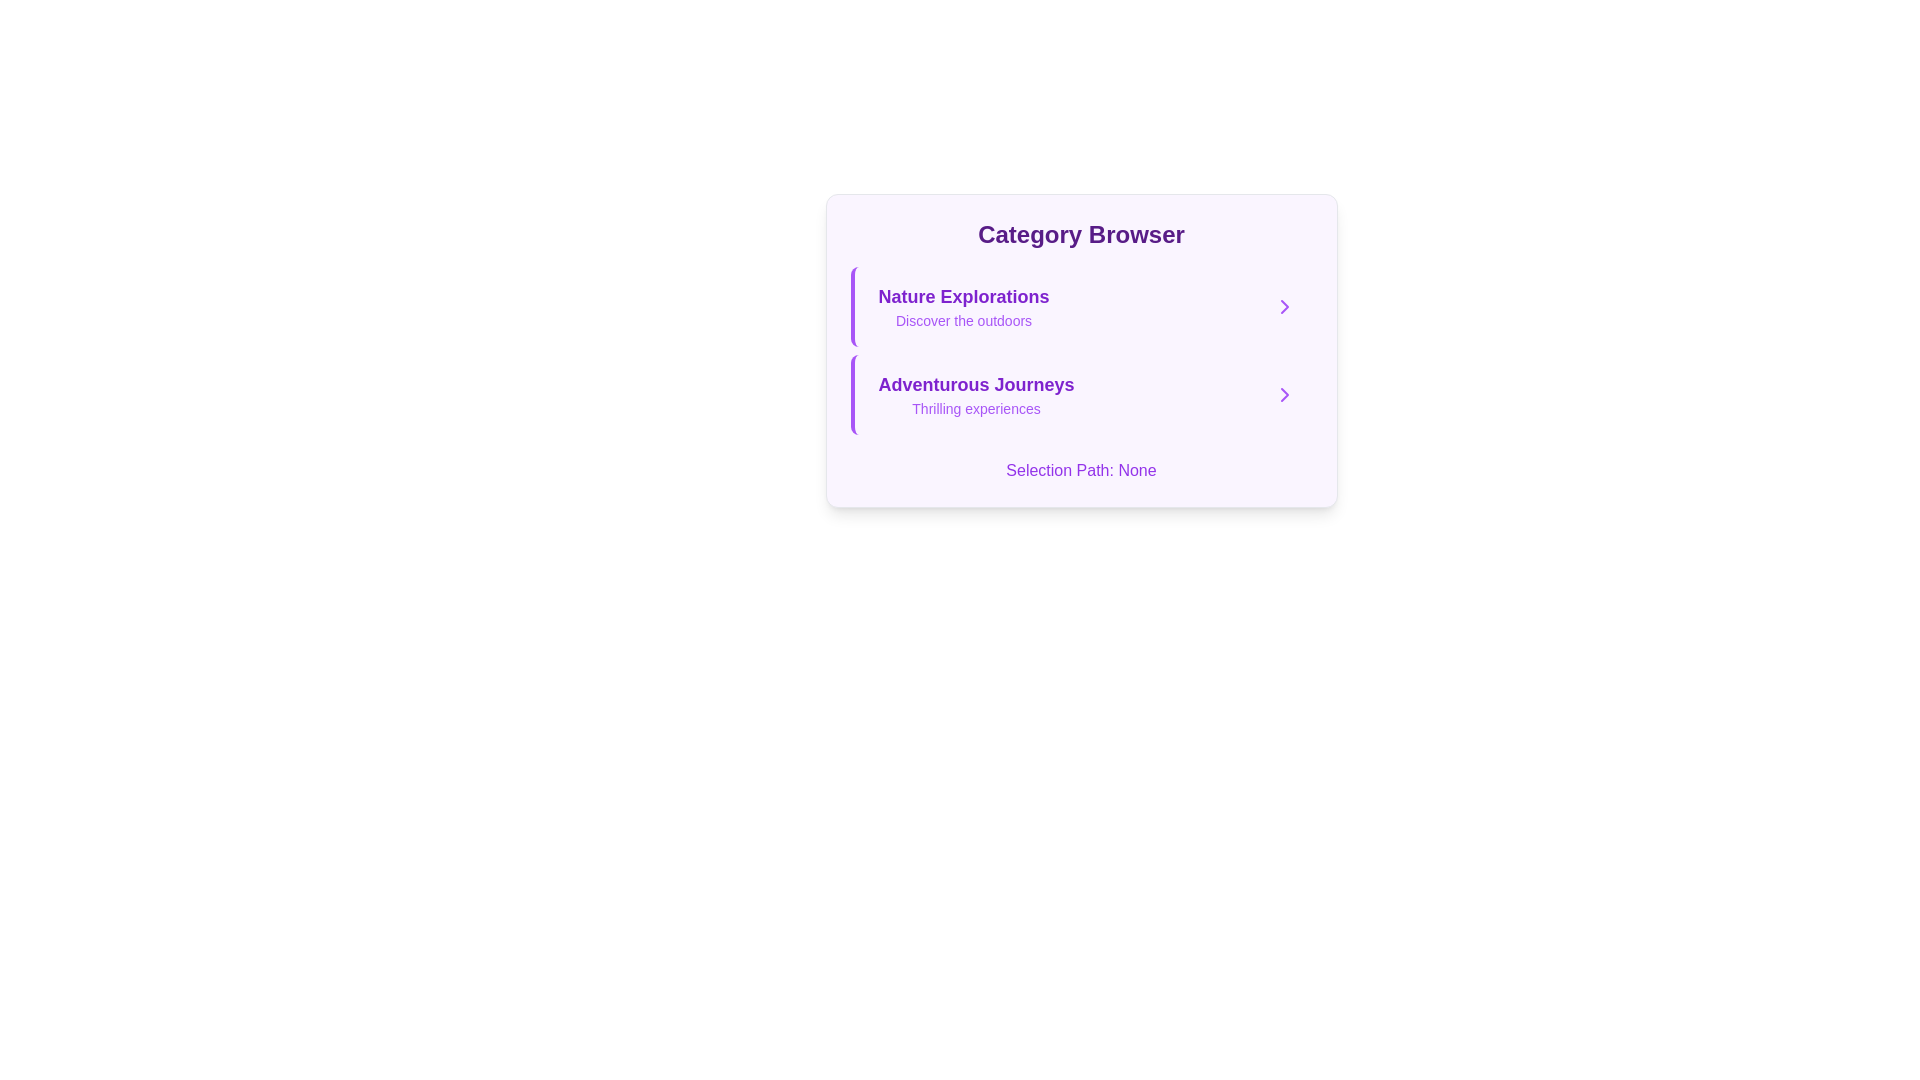 Image resolution: width=1920 pixels, height=1080 pixels. Describe the element at coordinates (976, 407) in the screenshot. I see `the Text label displaying 'Thrilling experiences' in purple color, located below 'Adventurous Journeys' within the 'Category Browser' card` at that location.